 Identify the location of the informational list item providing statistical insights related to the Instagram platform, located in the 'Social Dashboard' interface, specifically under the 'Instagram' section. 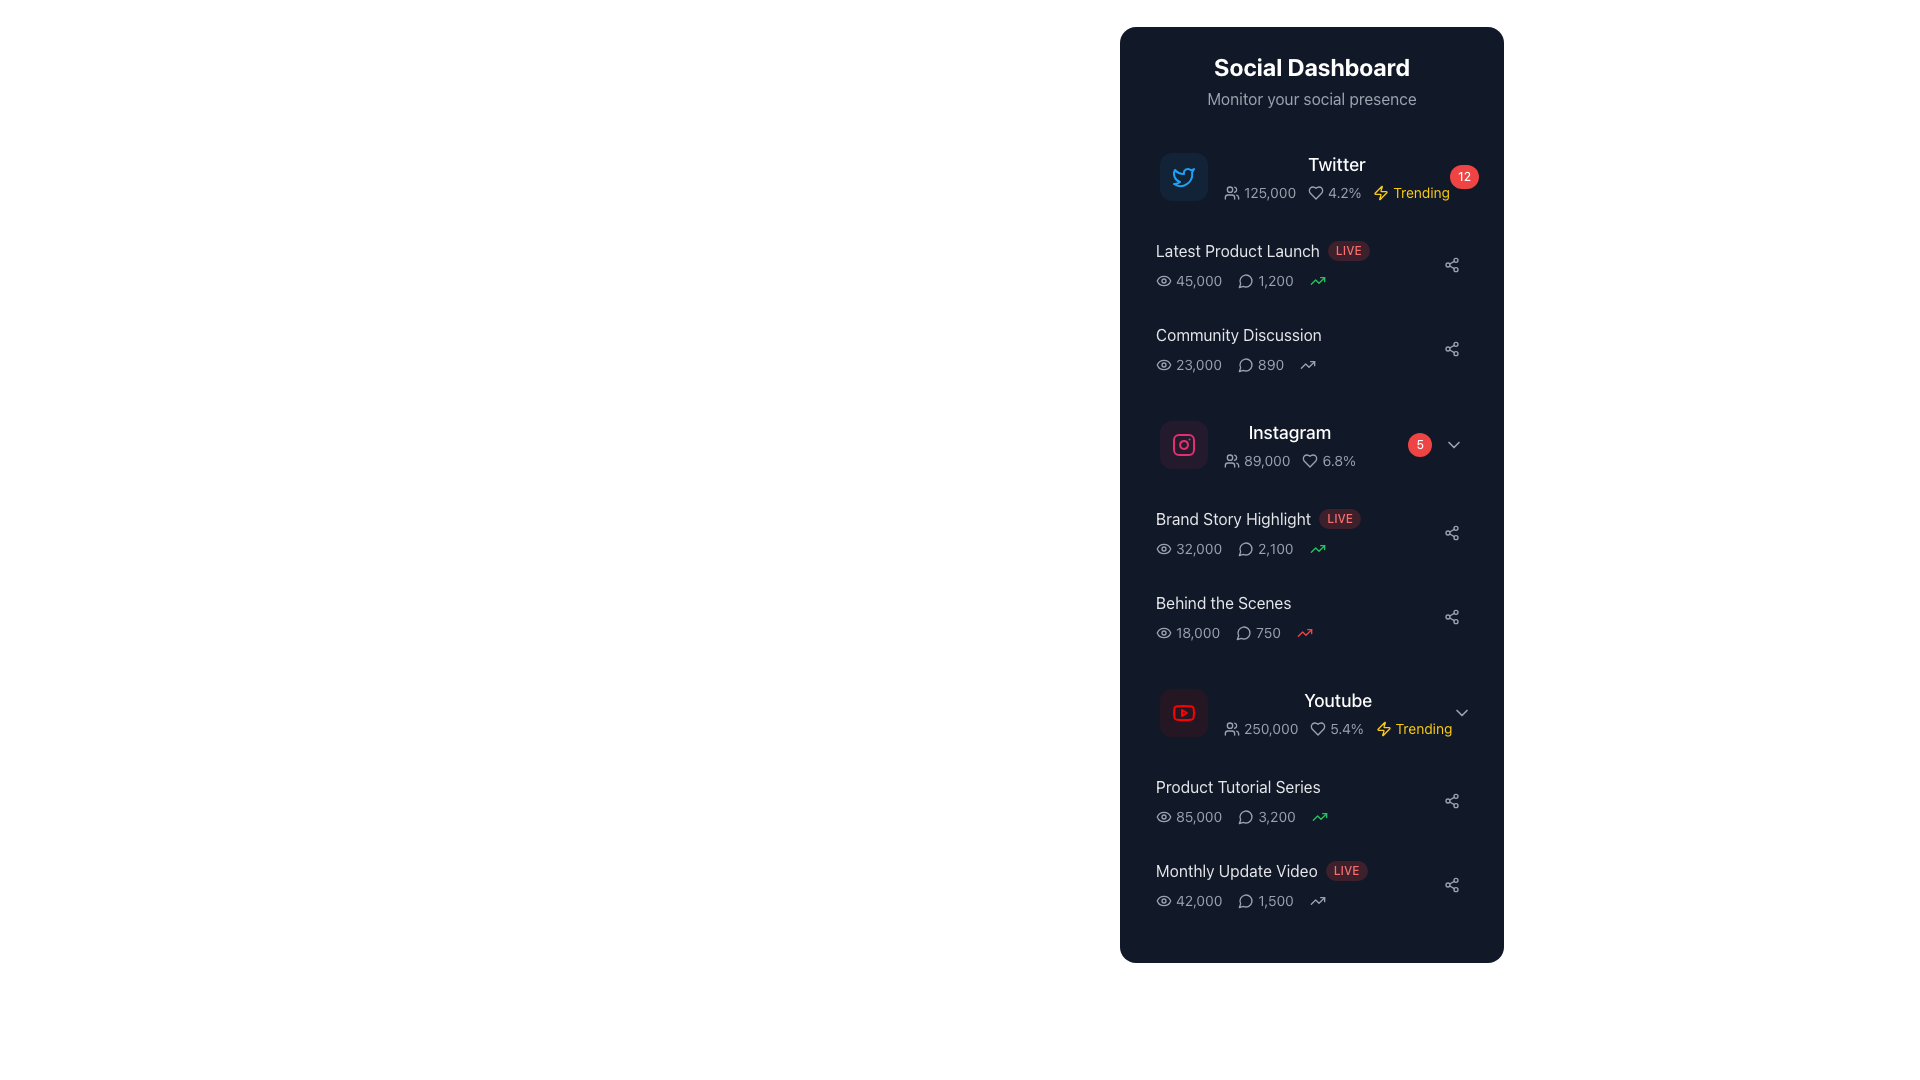
(1256, 443).